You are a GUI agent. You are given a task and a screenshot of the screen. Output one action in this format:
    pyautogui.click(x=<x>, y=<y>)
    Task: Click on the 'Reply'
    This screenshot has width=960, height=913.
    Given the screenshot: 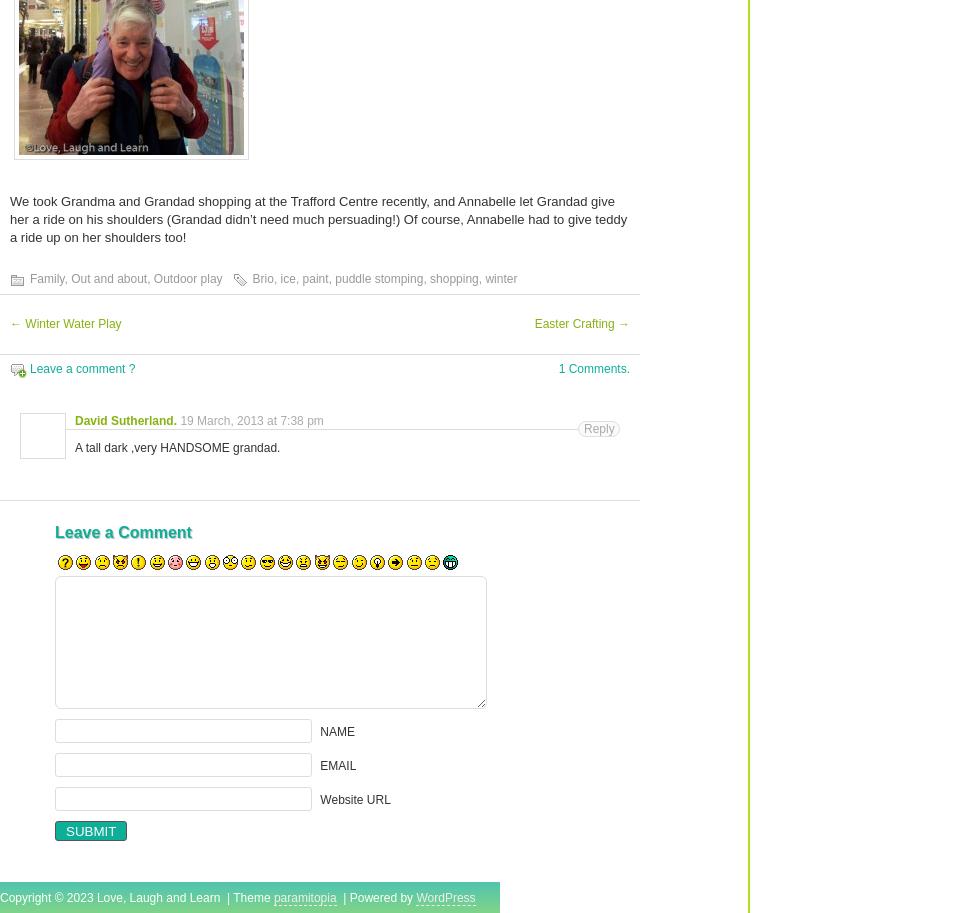 What is the action you would take?
    pyautogui.click(x=599, y=429)
    